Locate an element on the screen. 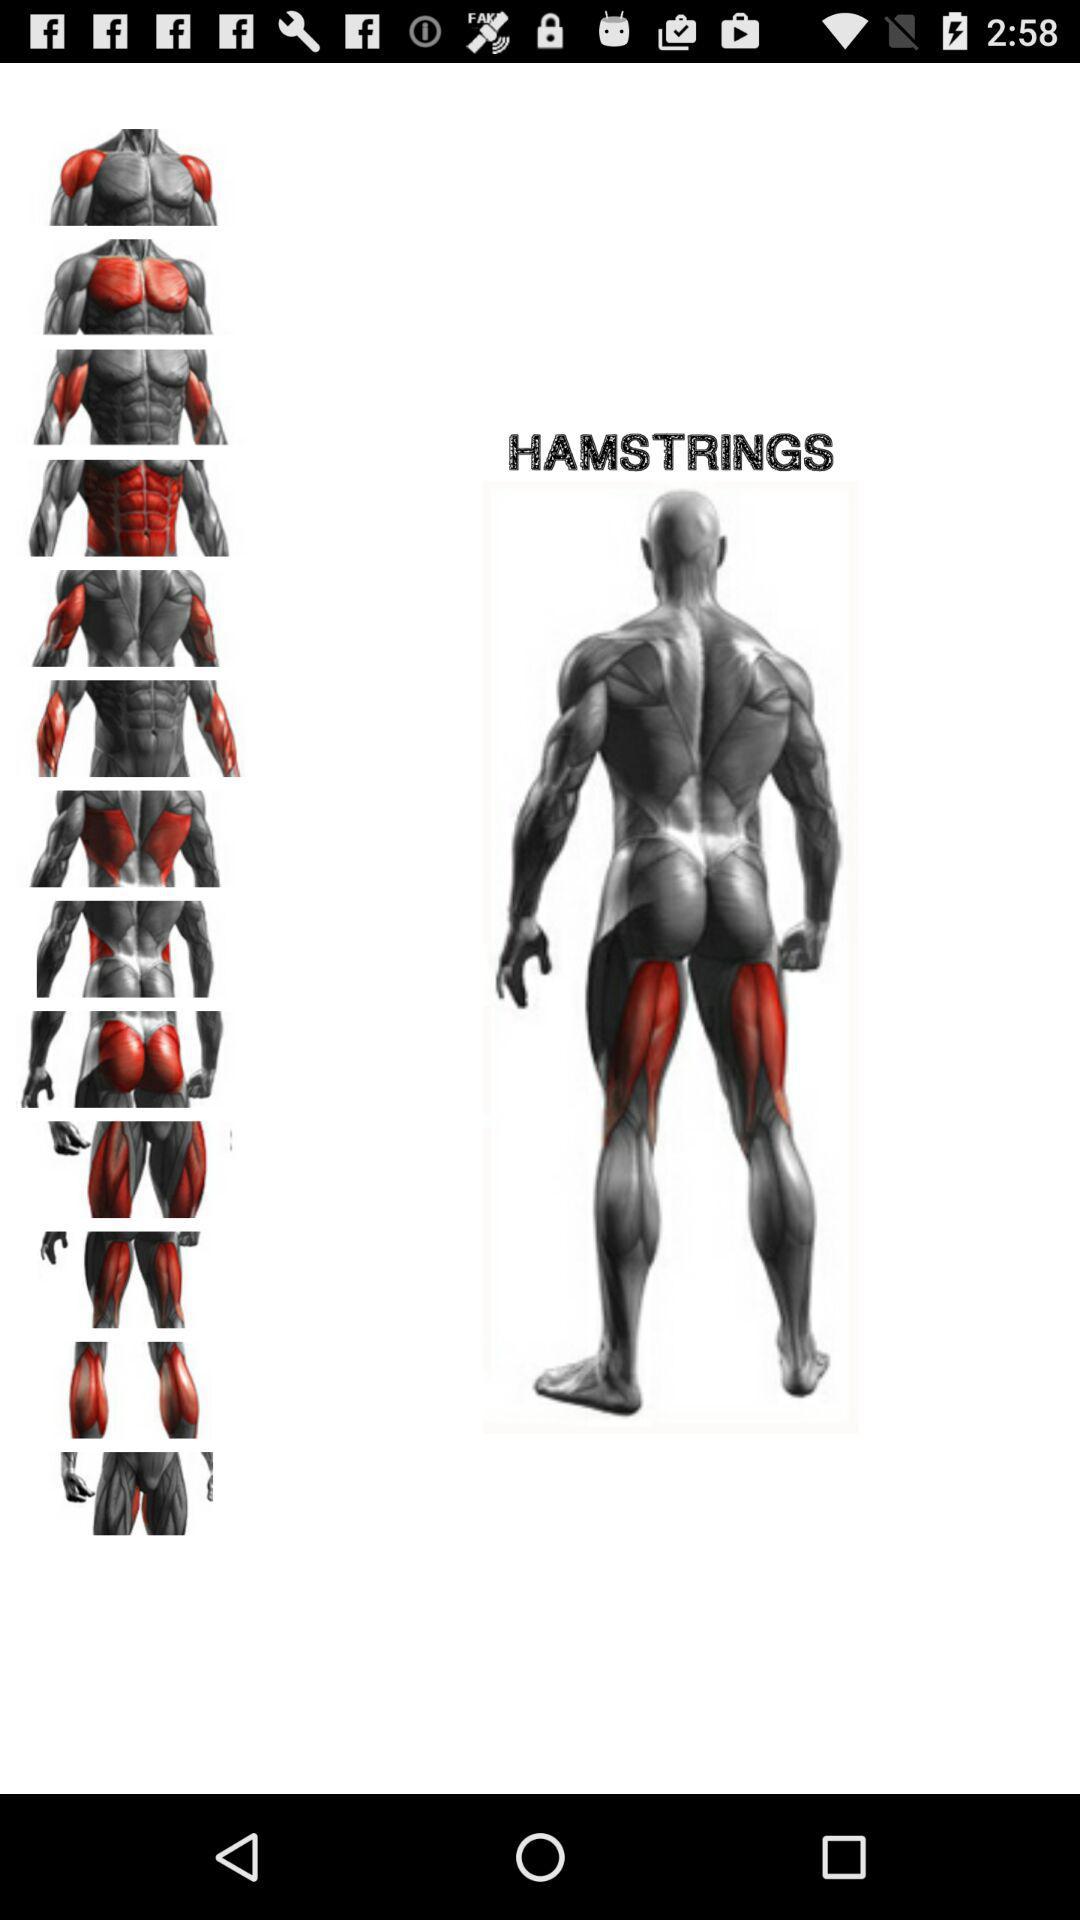  chest workout is located at coordinates (131, 279).